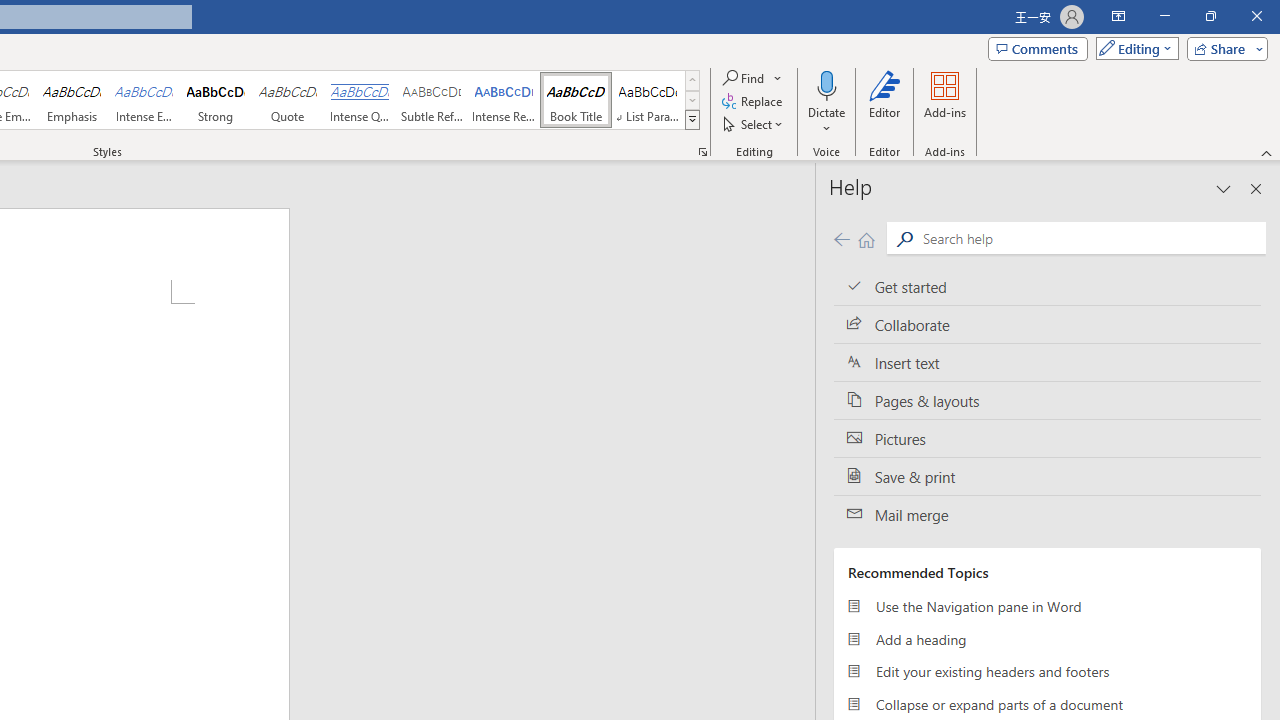 Image resolution: width=1280 pixels, height=720 pixels. I want to click on 'Task Pane Options', so click(1223, 189).